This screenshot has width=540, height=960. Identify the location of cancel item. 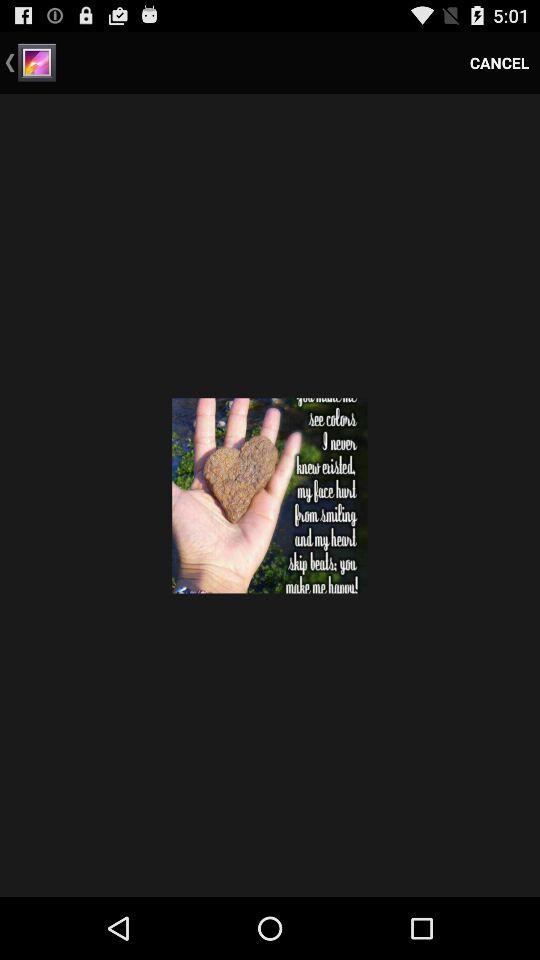
(498, 62).